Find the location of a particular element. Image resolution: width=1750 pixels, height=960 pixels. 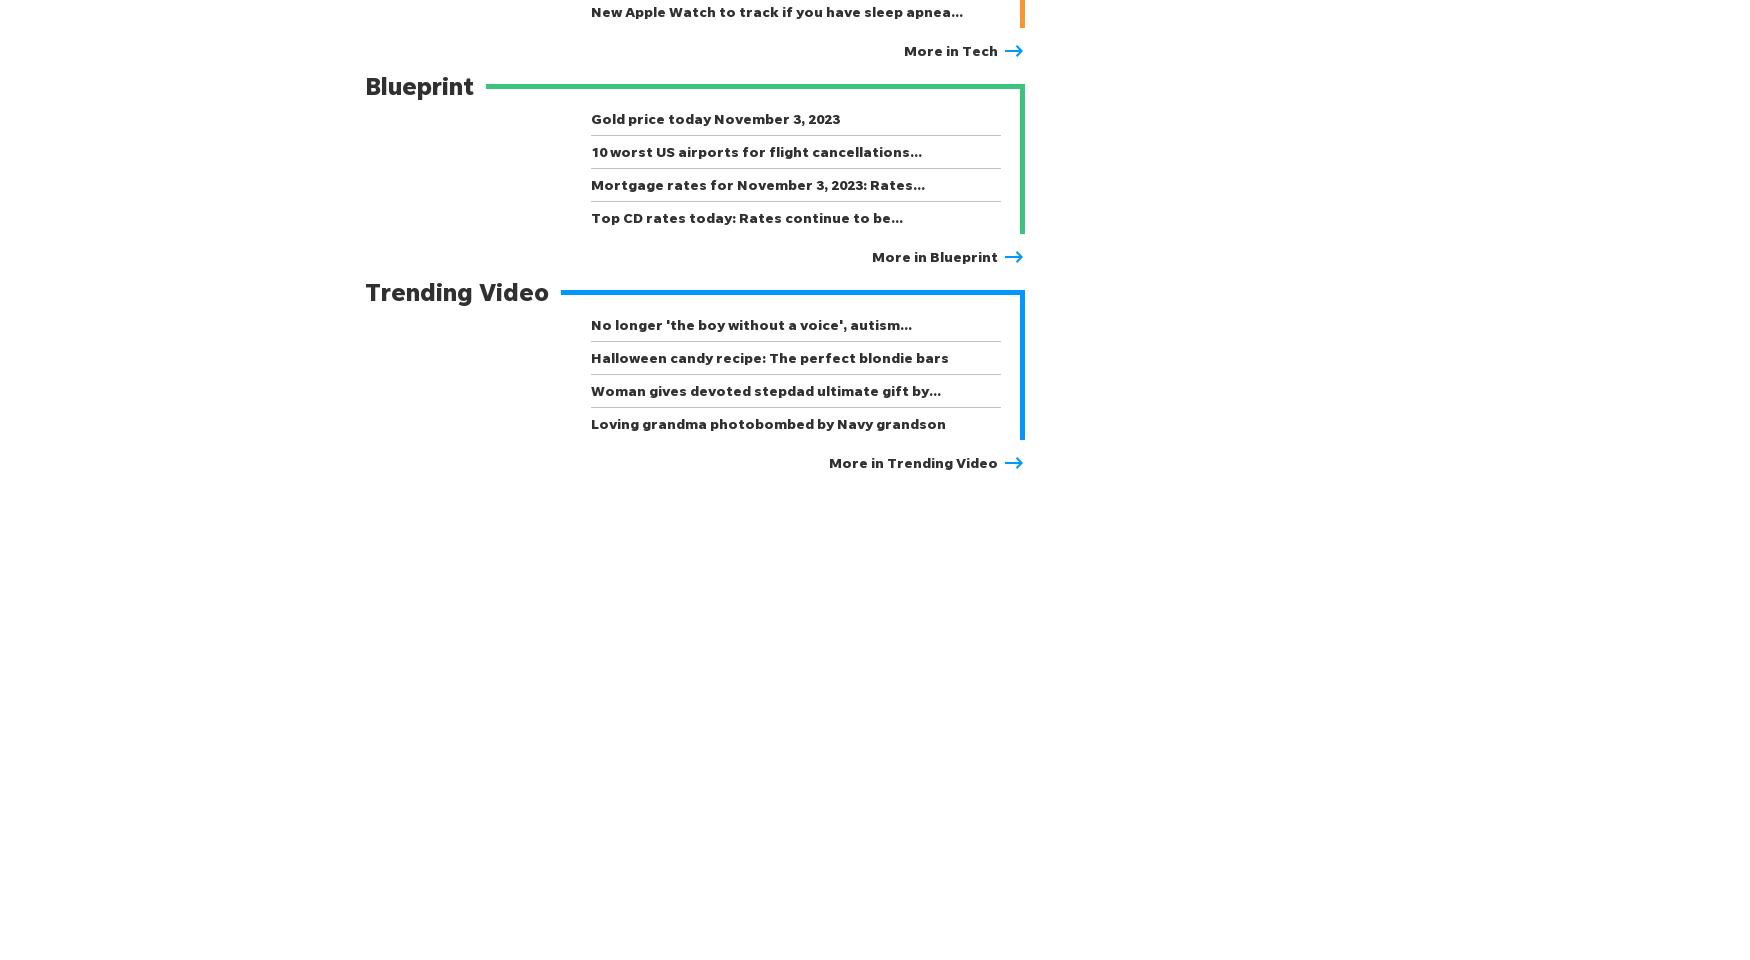

'No longer 'the boy without a voice', autism…' is located at coordinates (590, 324).